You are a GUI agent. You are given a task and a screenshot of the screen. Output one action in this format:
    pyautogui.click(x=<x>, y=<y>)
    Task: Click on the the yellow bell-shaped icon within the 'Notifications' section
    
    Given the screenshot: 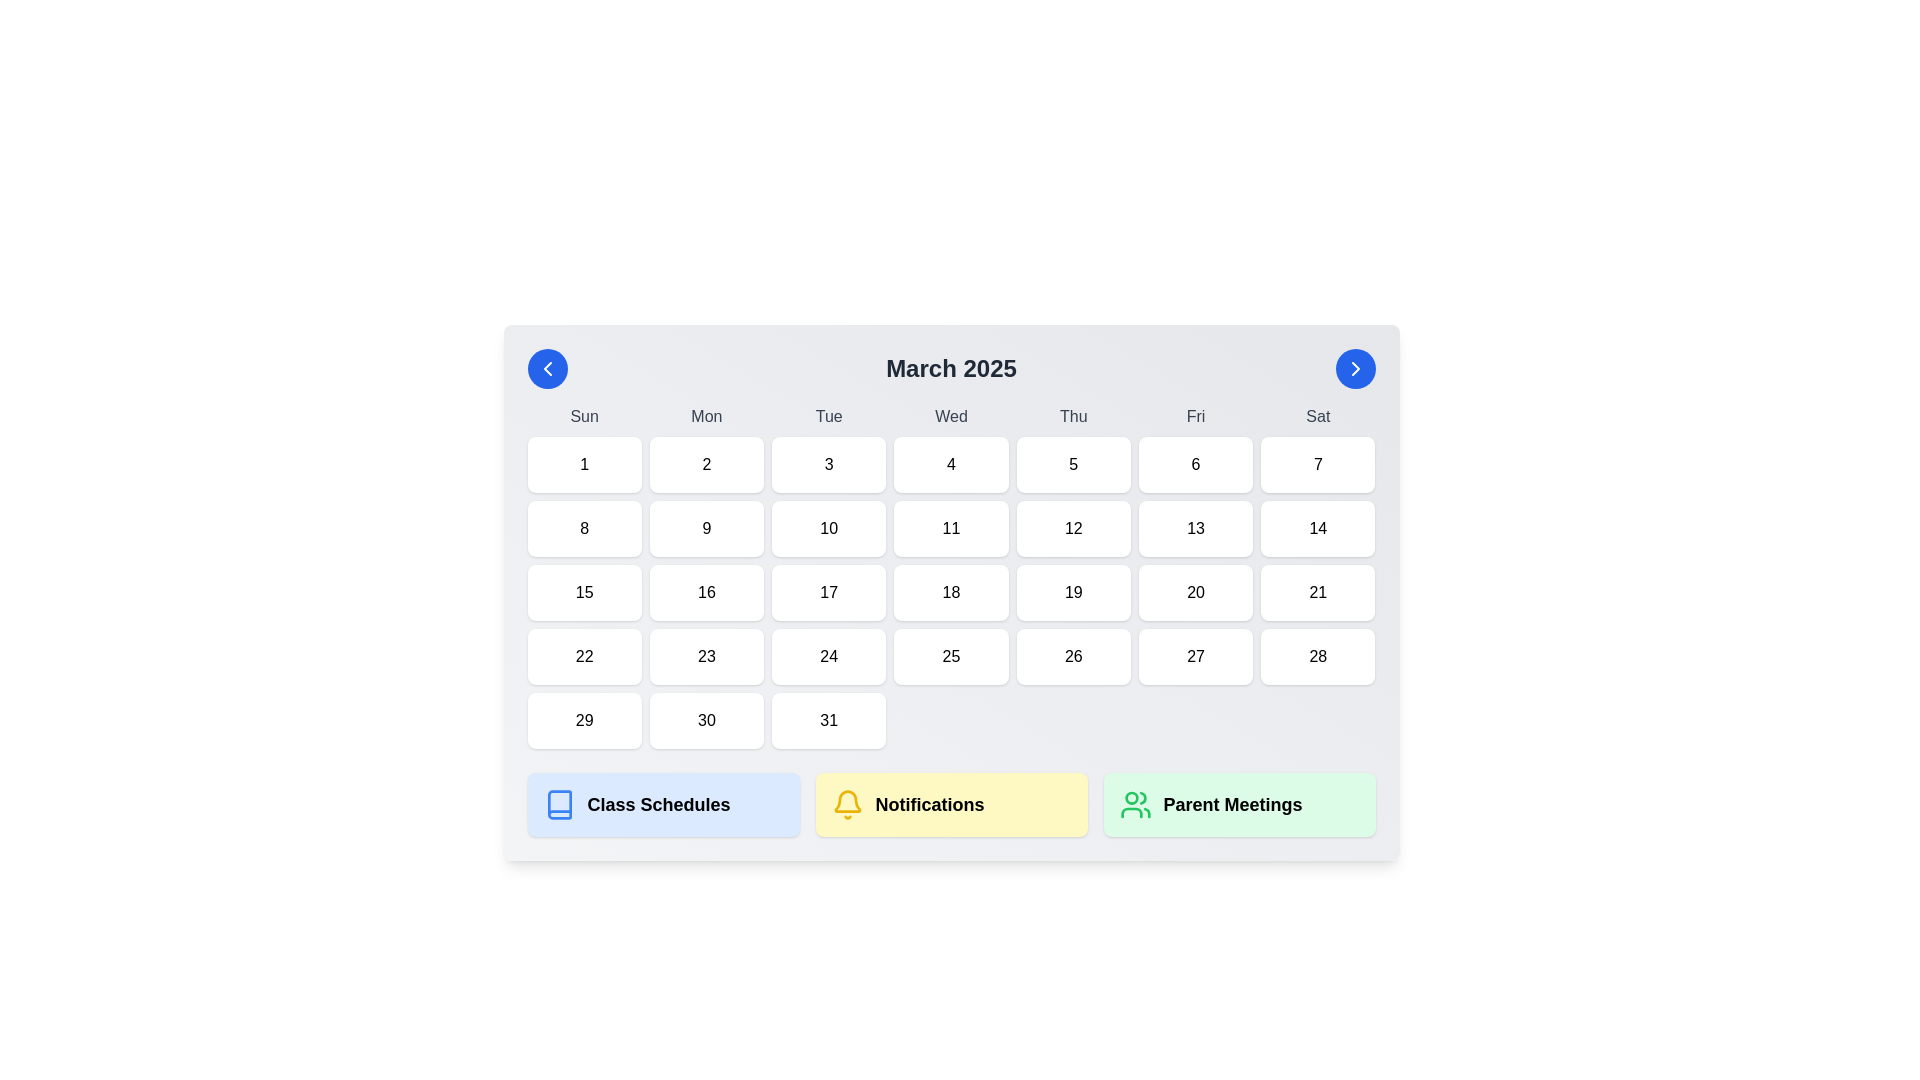 What is the action you would take?
    pyautogui.click(x=847, y=804)
    